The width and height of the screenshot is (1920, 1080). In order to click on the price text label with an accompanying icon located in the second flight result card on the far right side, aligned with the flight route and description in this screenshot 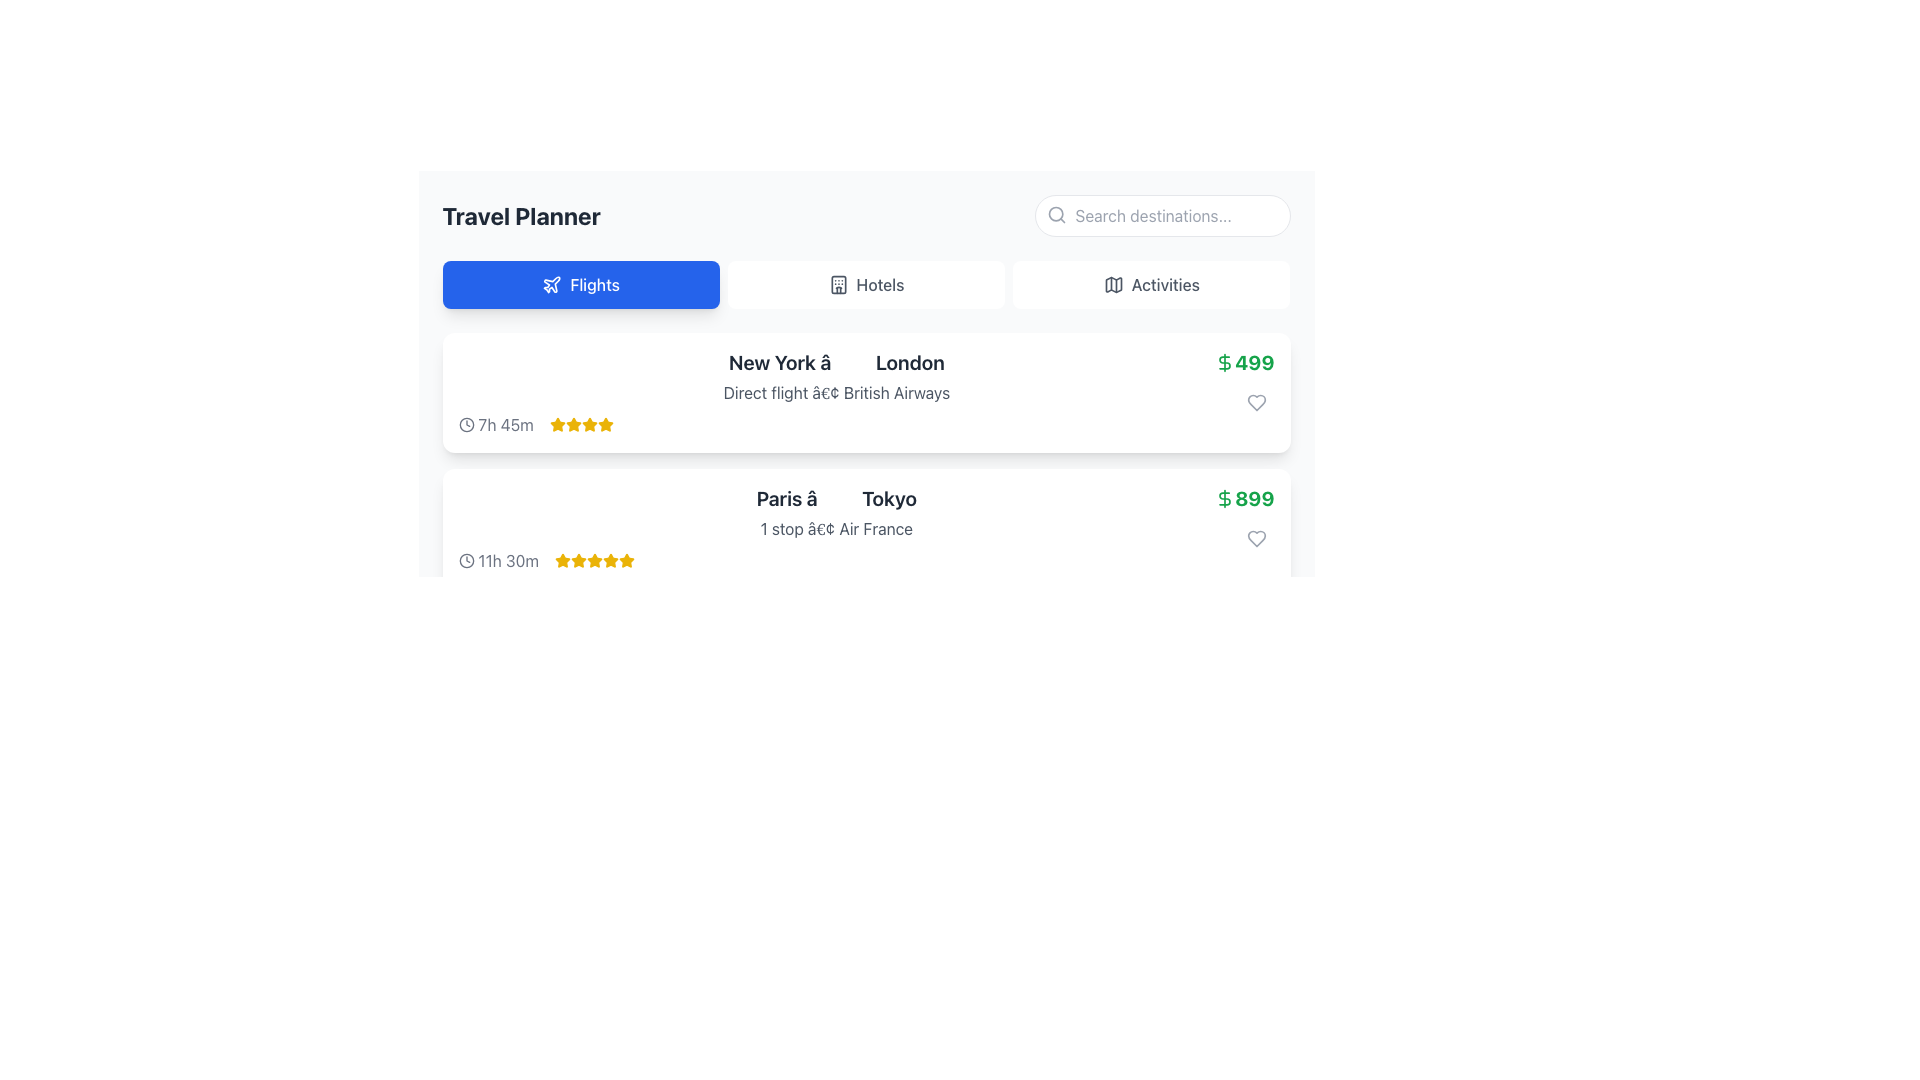, I will do `click(1243, 497)`.